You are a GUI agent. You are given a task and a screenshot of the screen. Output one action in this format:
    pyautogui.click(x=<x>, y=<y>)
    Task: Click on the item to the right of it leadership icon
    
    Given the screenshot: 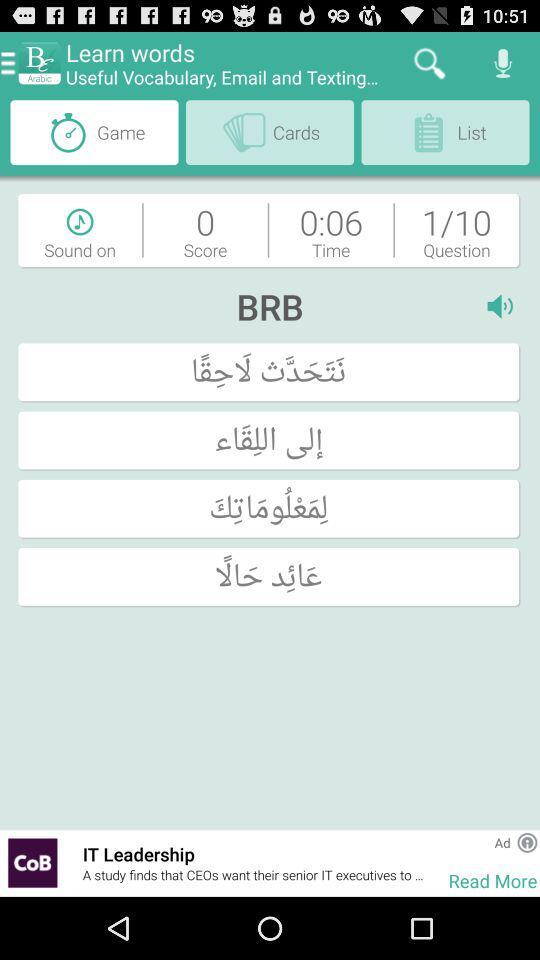 What is the action you would take?
    pyautogui.click(x=436, y=862)
    